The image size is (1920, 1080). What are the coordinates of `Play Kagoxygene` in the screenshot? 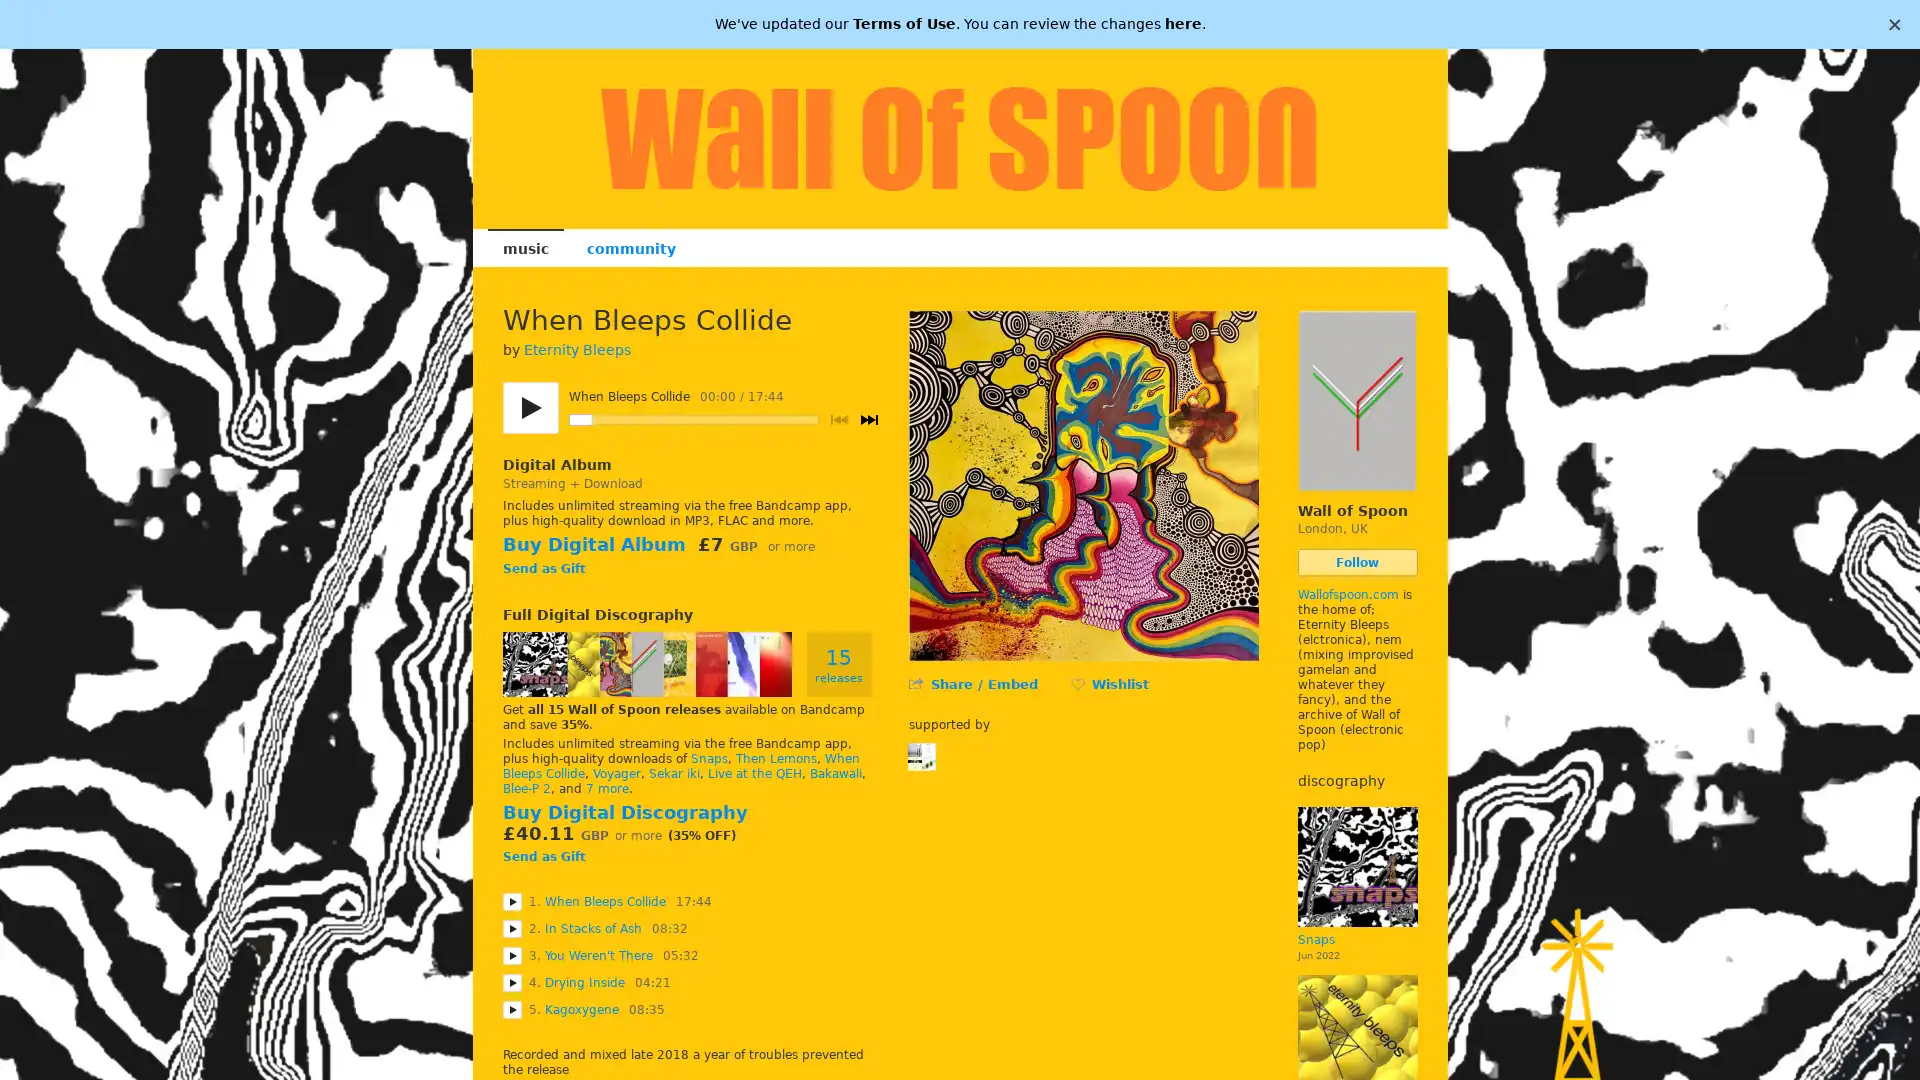 It's located at (511, 1009).